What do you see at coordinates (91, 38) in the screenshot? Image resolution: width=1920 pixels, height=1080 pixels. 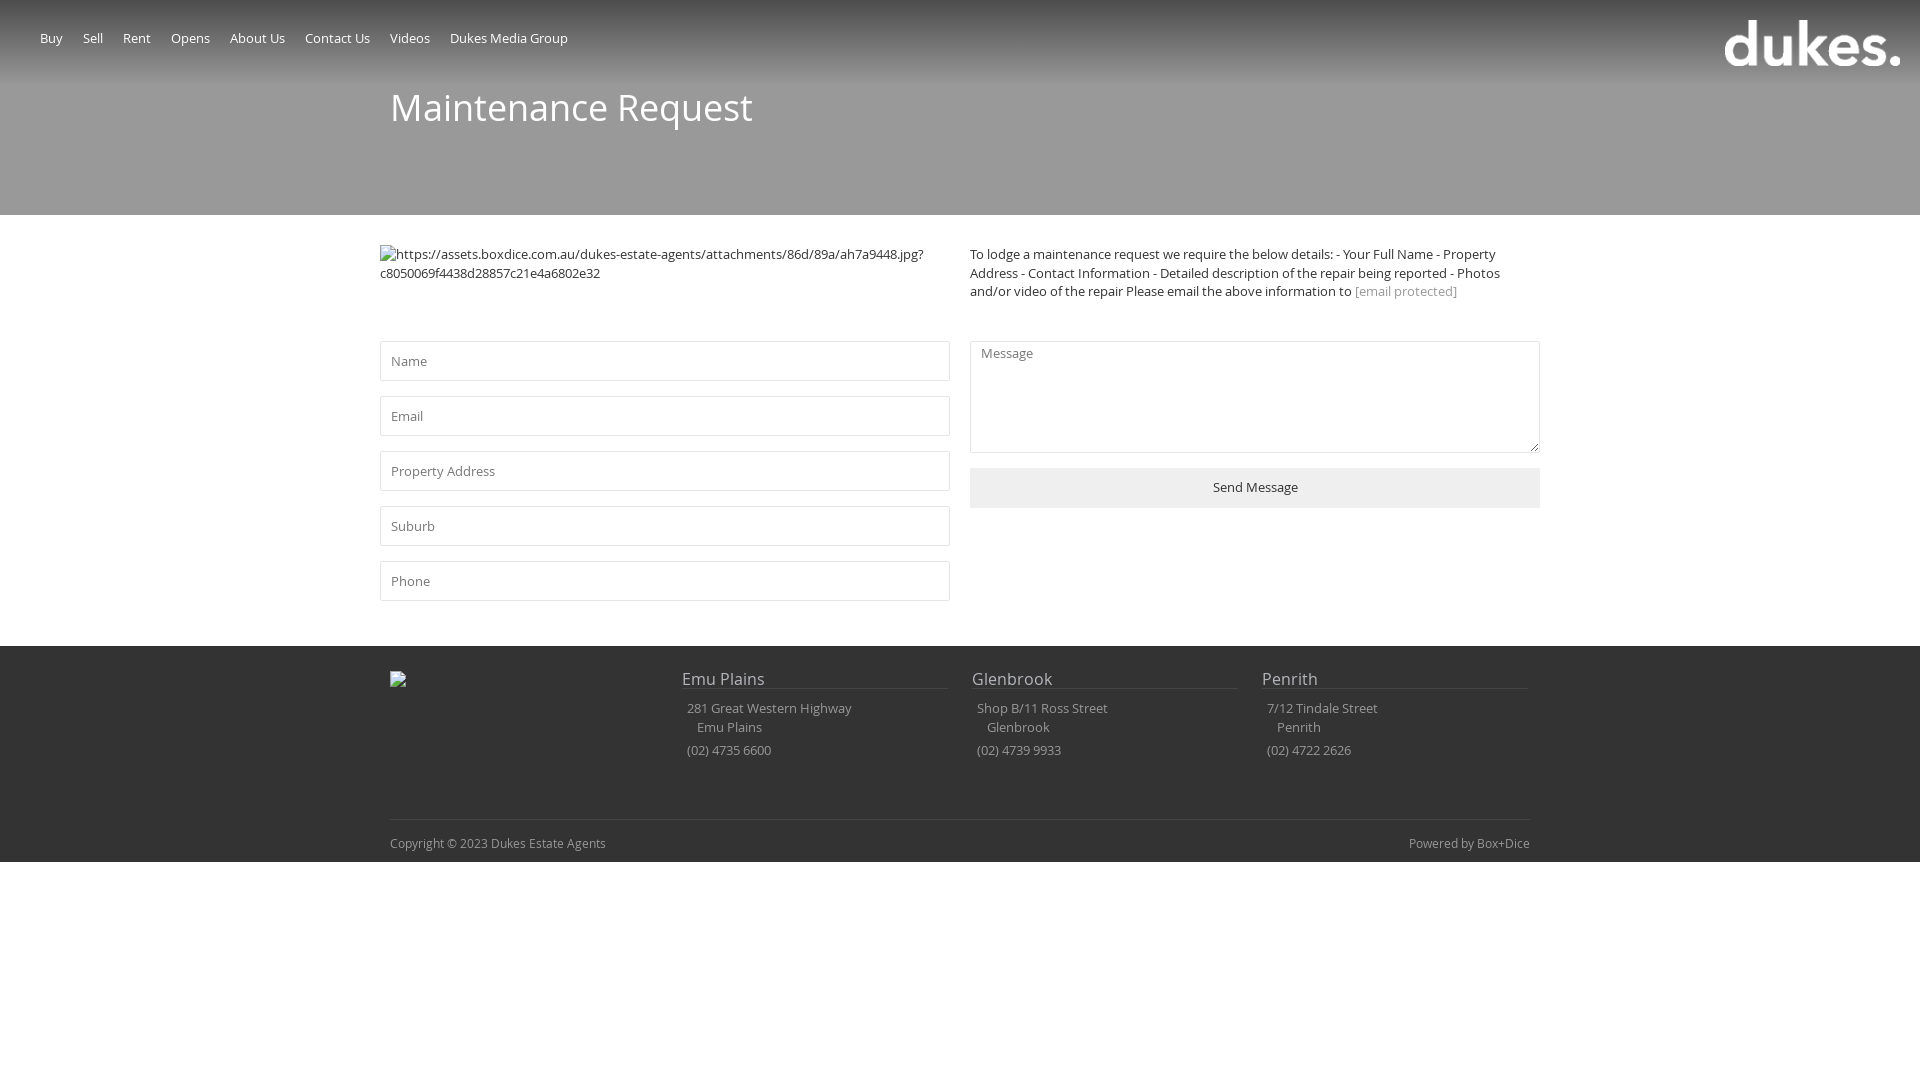 I see `'Sell'` at bounding box center [91, 38].